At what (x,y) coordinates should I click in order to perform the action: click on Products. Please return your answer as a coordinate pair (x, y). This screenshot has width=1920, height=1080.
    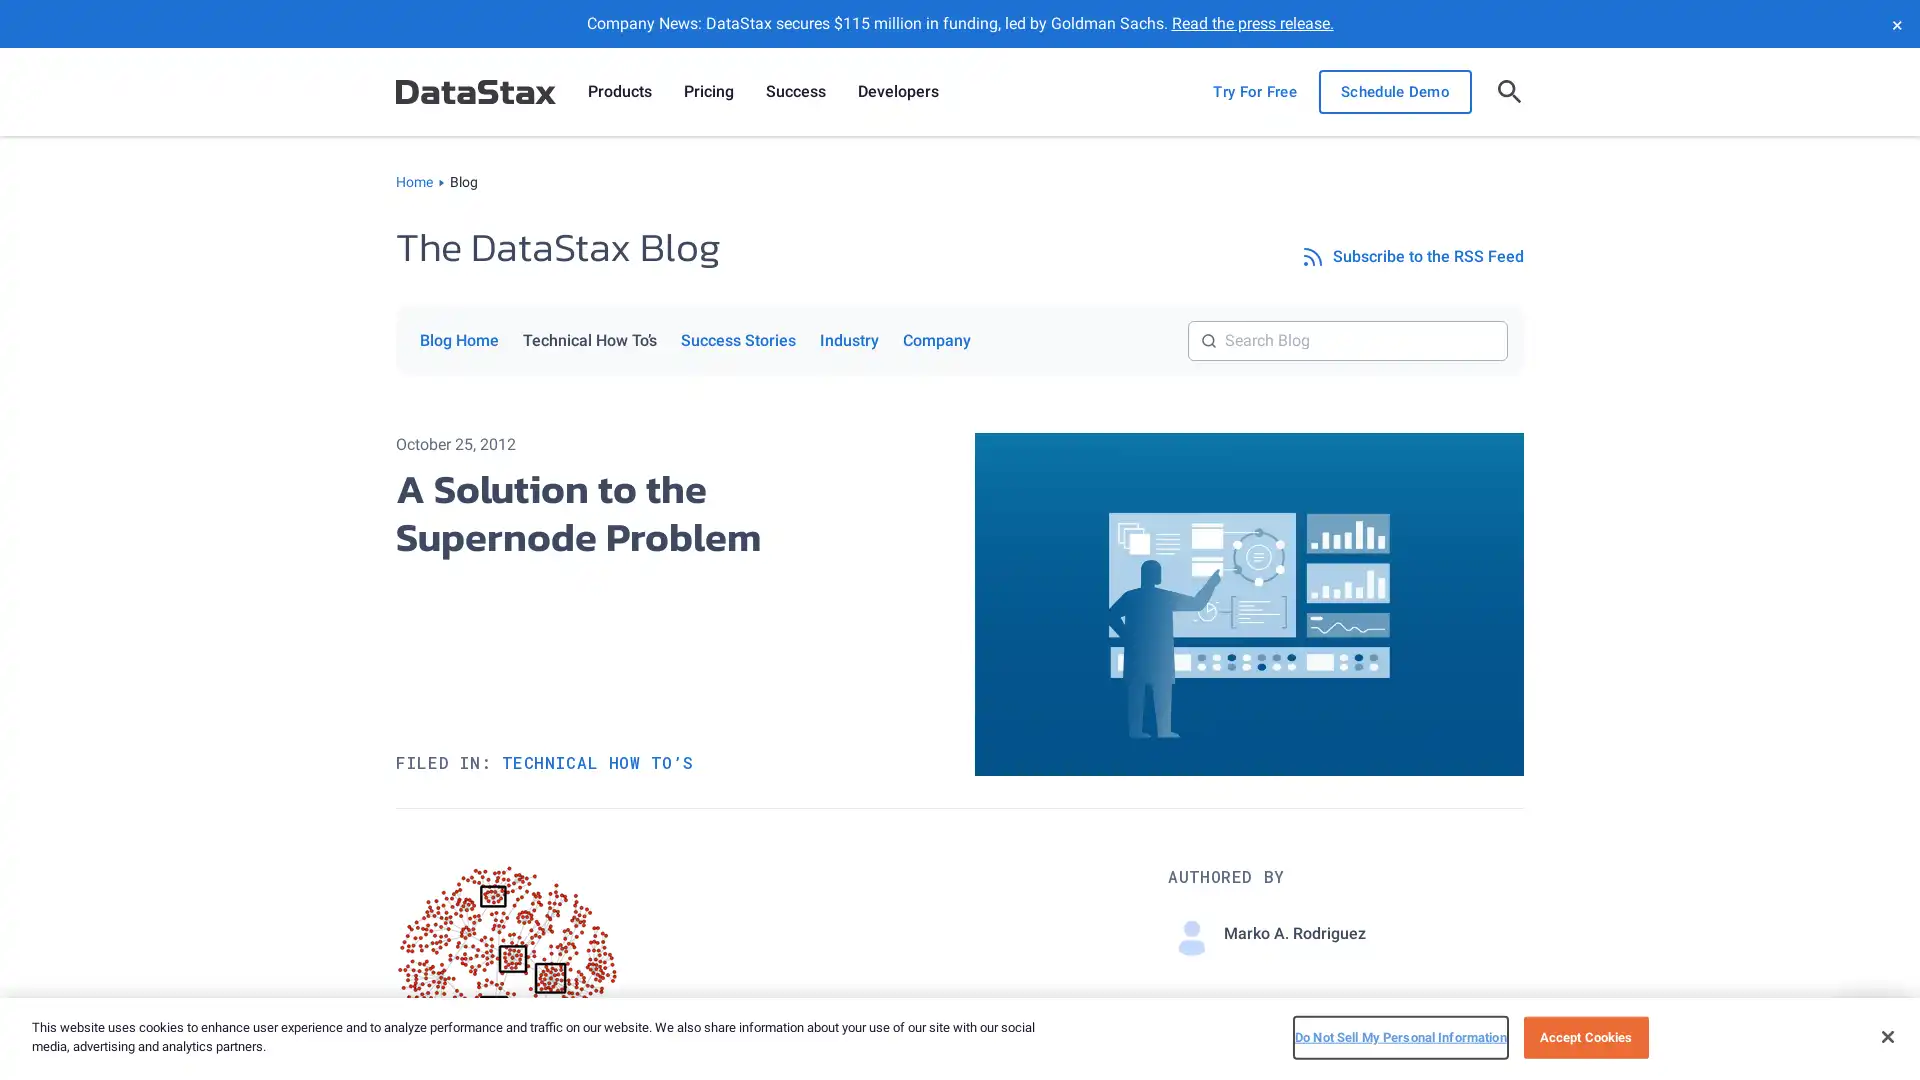
    Looking at the image, I should click on (618, 92).